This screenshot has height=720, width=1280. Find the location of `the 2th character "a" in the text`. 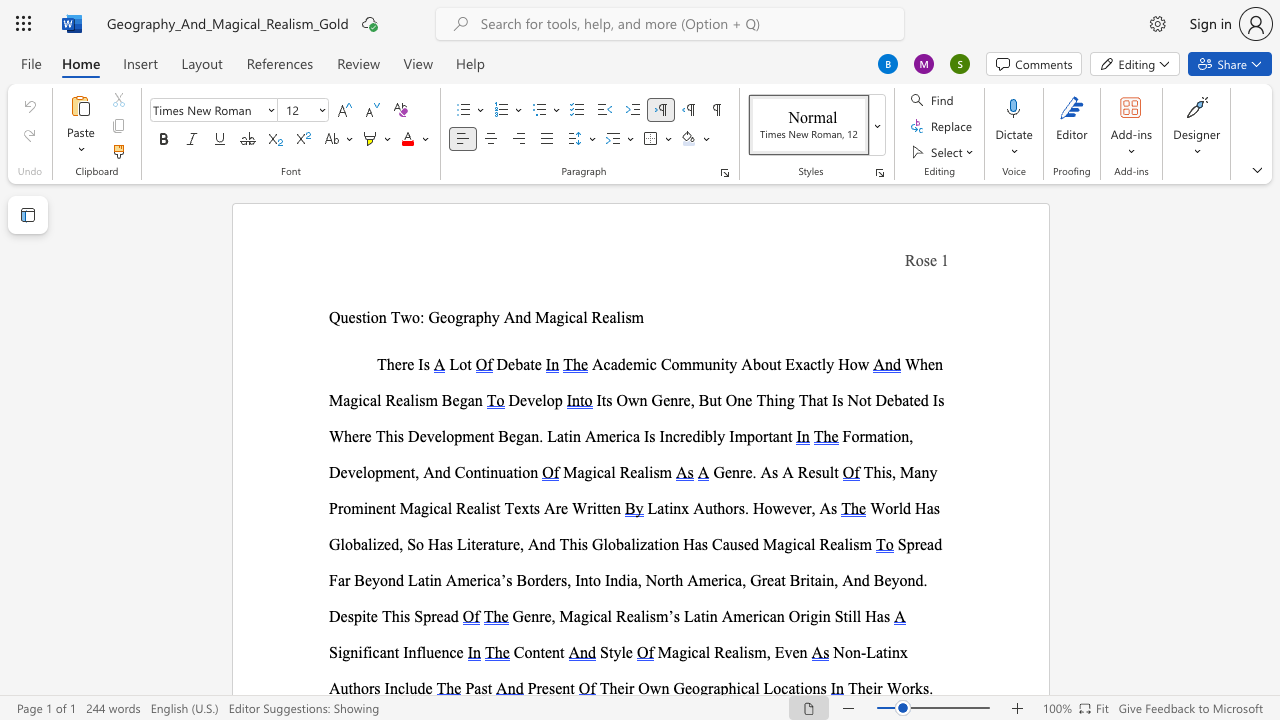

the 2th character "a" in the text is located at coordinates (702, 652).